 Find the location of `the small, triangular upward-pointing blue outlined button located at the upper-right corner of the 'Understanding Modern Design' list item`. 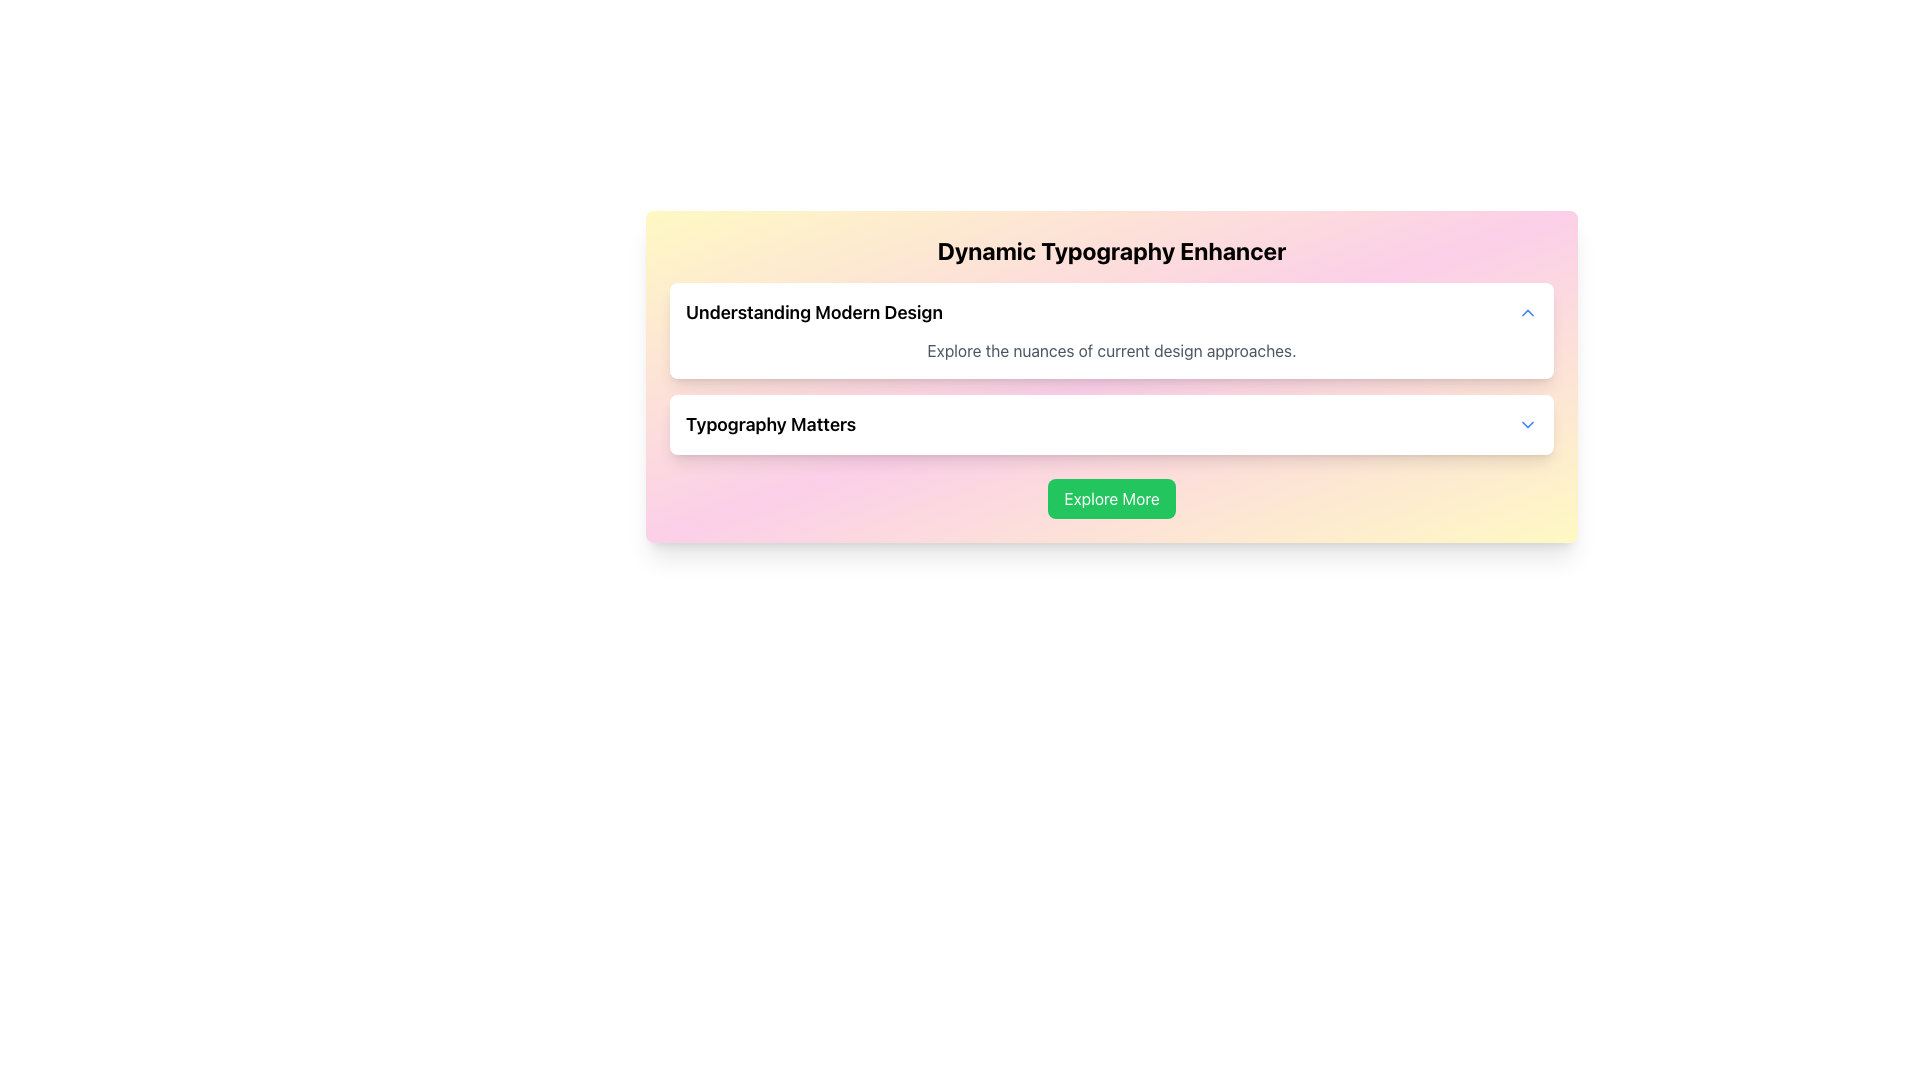

the small, triangular upward-pointing blue outlined button located at the upper-right corner of the 'Understanding Modern Design' list item is located at coordinates (1526, 312).